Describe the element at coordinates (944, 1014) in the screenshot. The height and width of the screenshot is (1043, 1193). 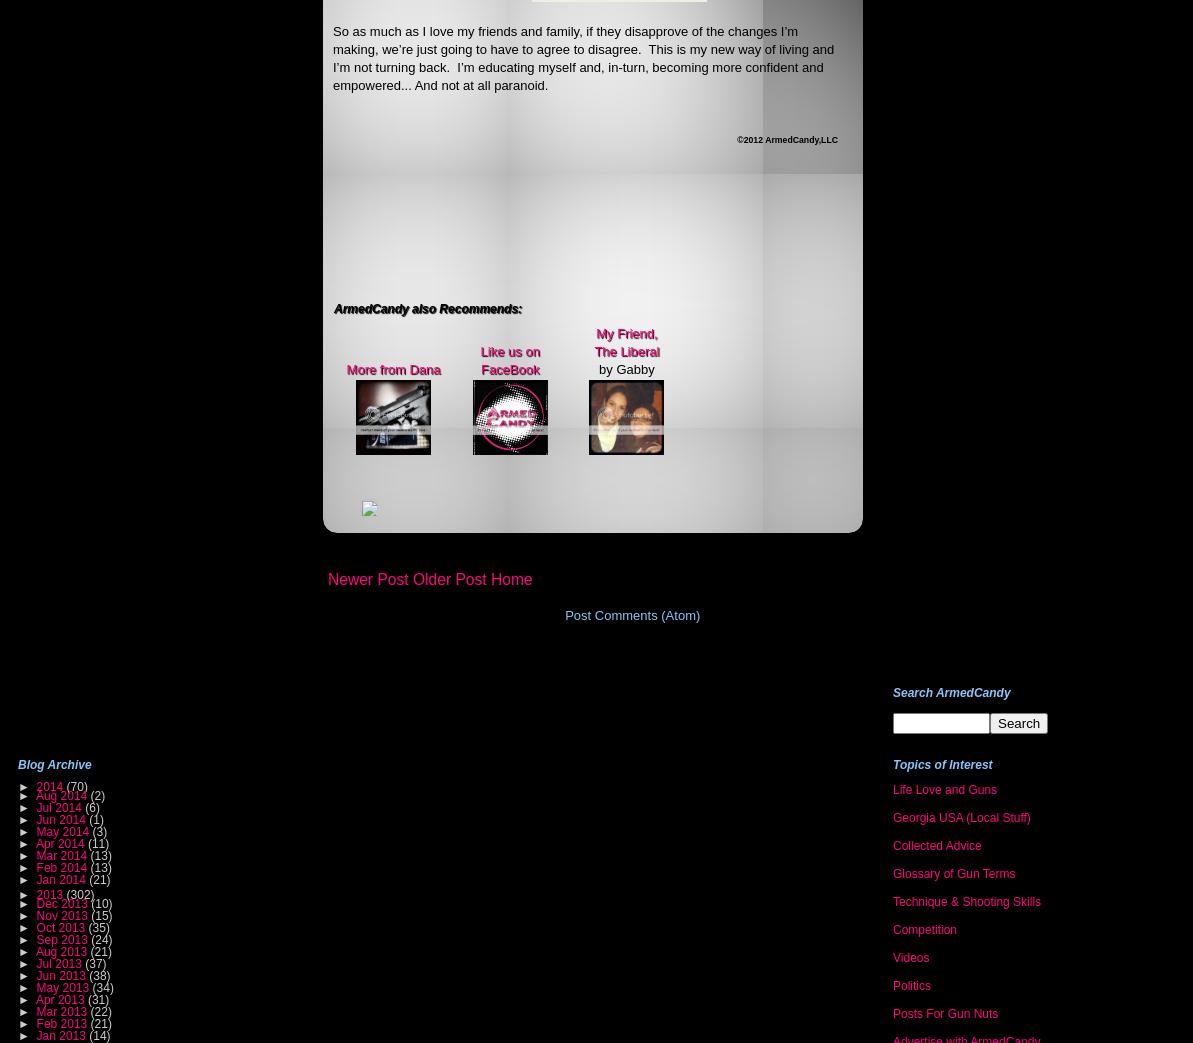
I see `'Posts For Gun Nuts'` at that location.